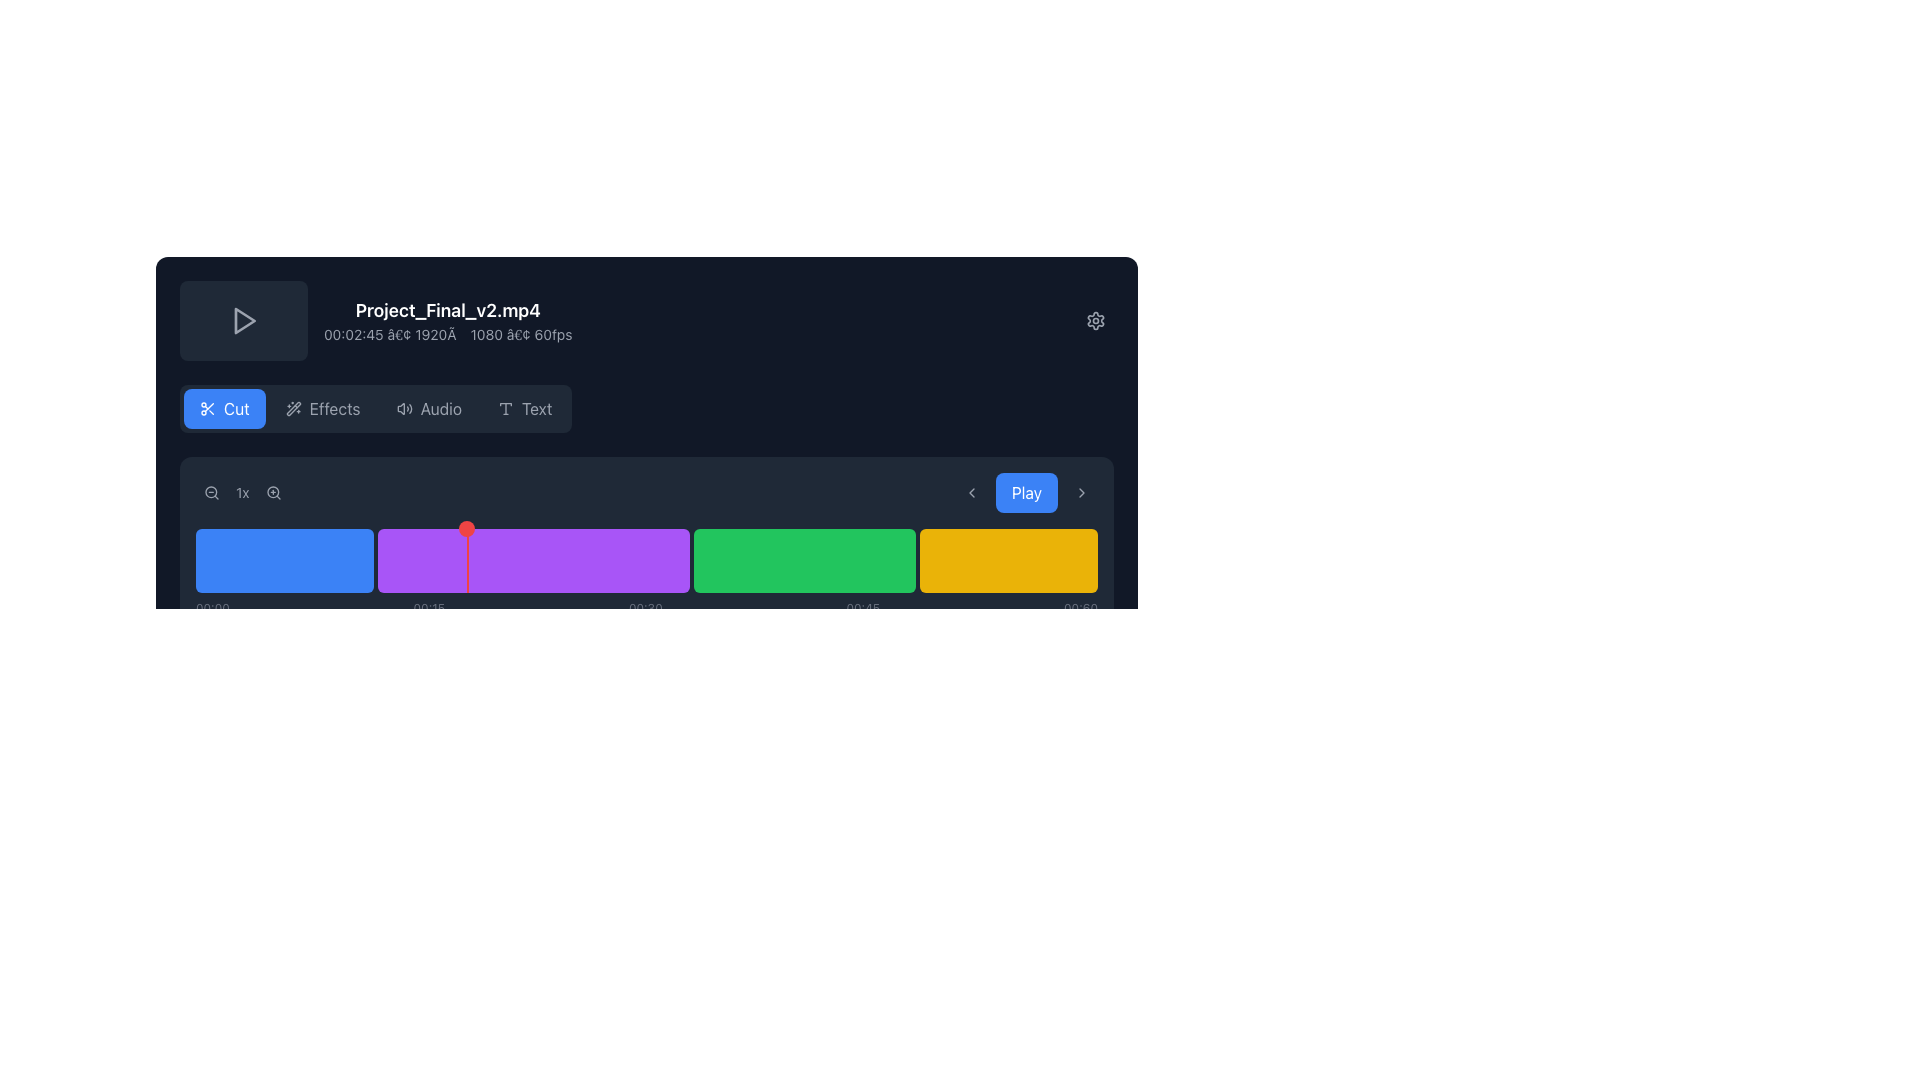  I want to click on the static text label displaying the timestamp '00:60', so click(1079, 608).